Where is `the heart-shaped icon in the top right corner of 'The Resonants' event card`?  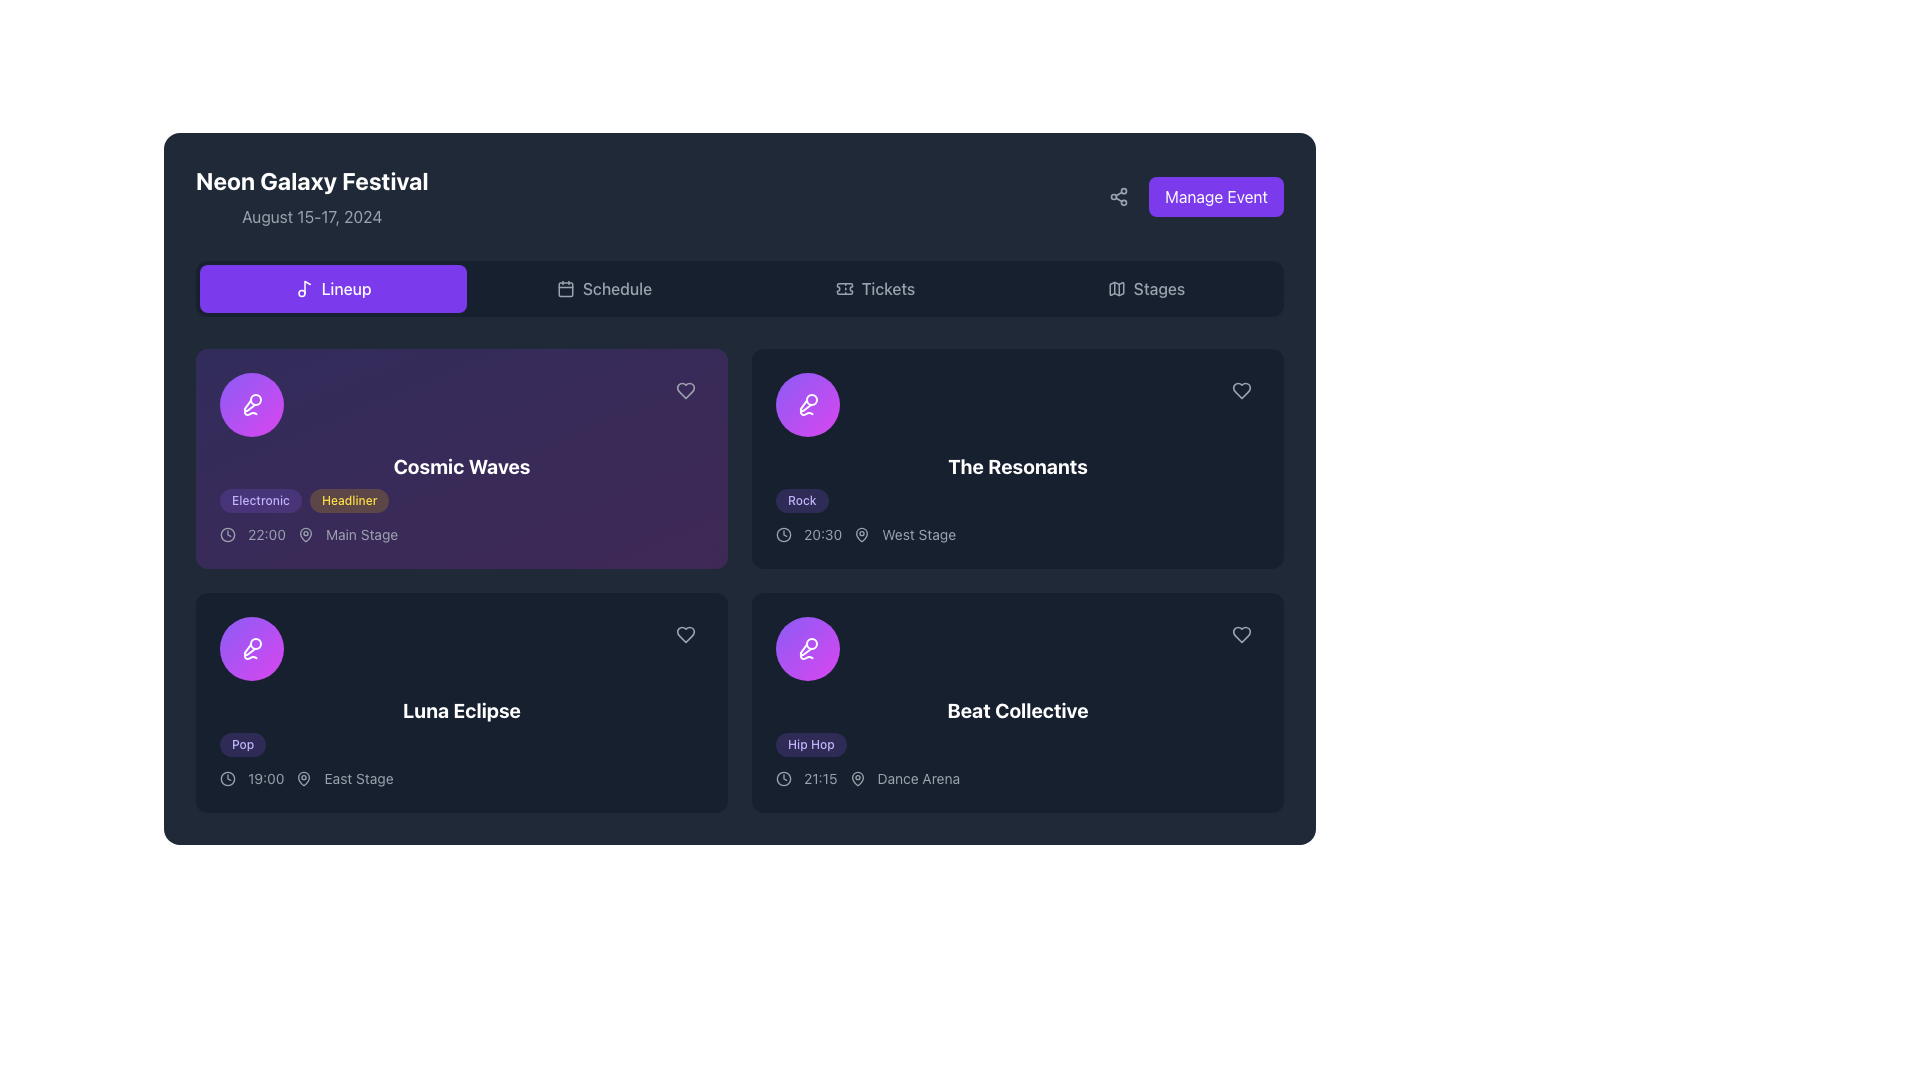
the heart-shaped icon in the top right corner of 'The Resonants' event card is located at coordinates (1241, 390).